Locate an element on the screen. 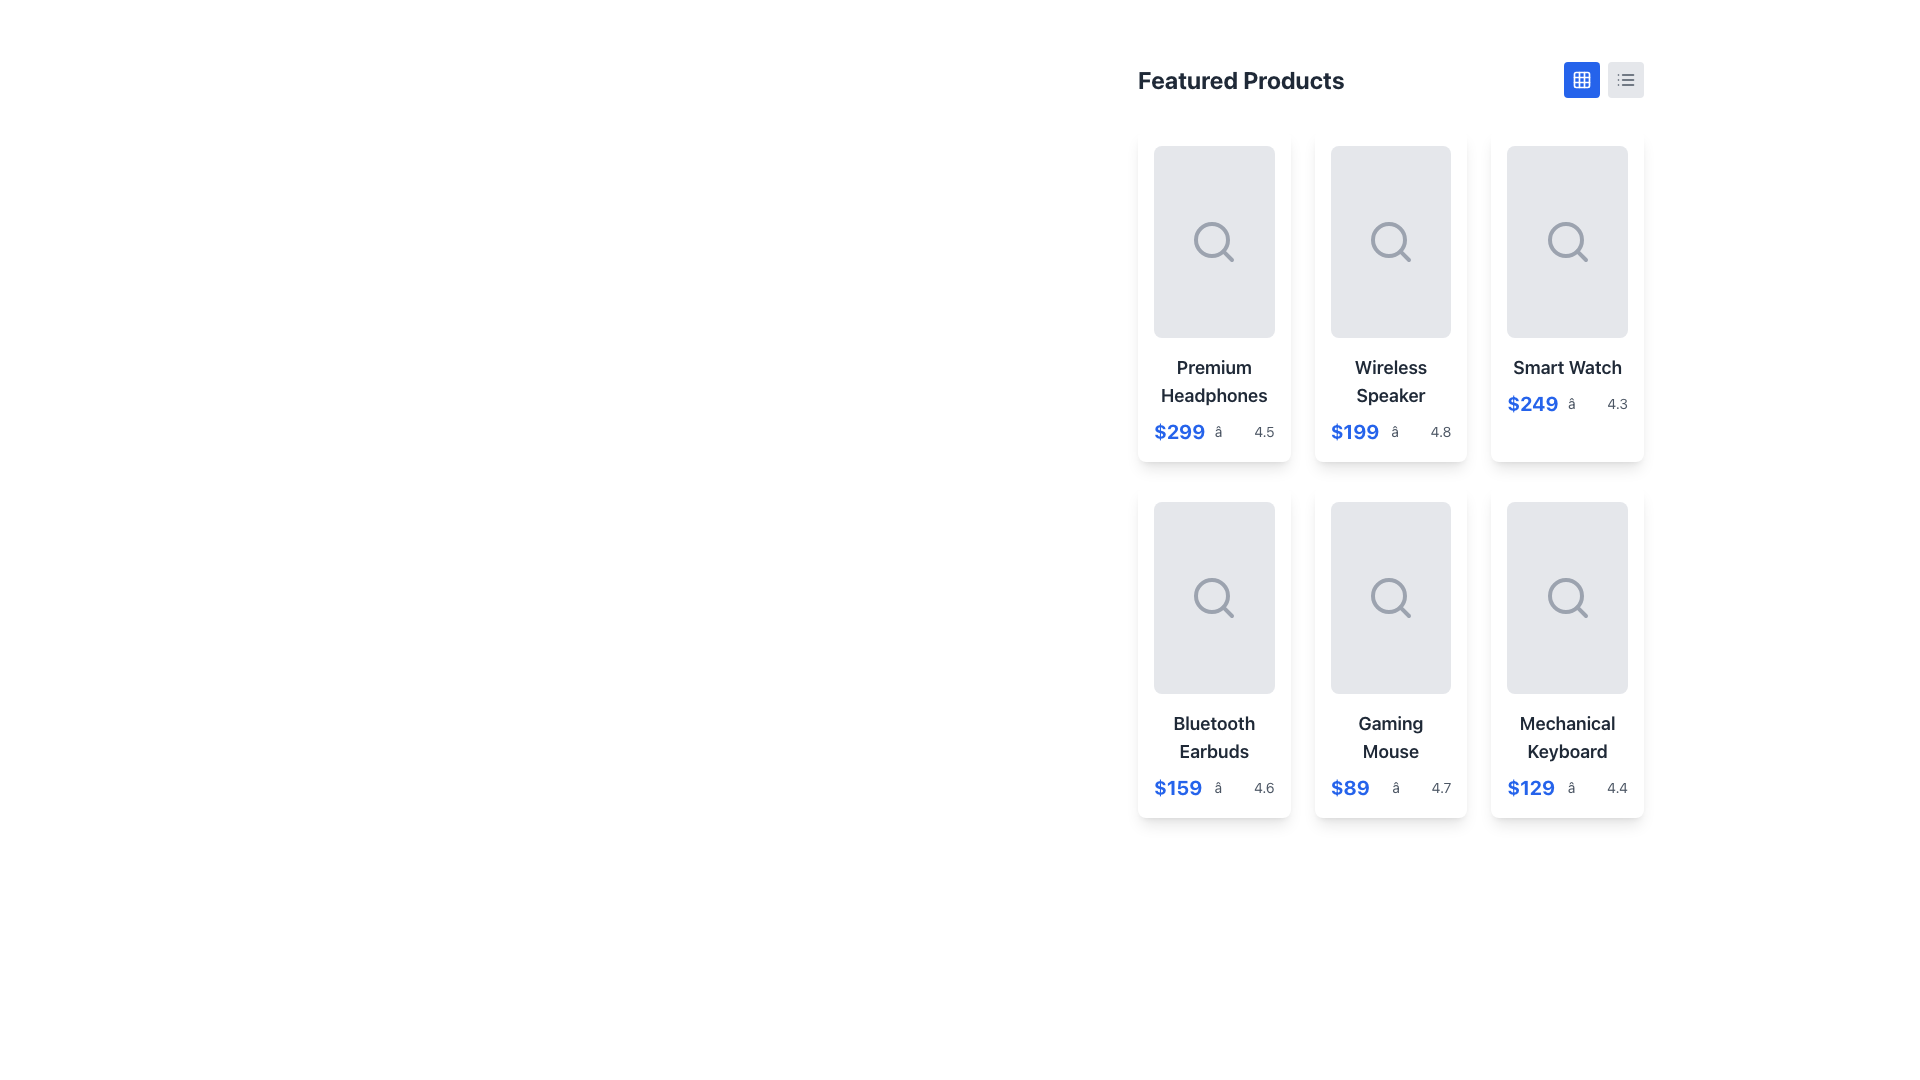 The image size is (1920, 1080). the circular button with a white background and blue accent color located in the bottom right corner of the 'Mechanical Keyboard' product card is located at coordinates (1538, 651).